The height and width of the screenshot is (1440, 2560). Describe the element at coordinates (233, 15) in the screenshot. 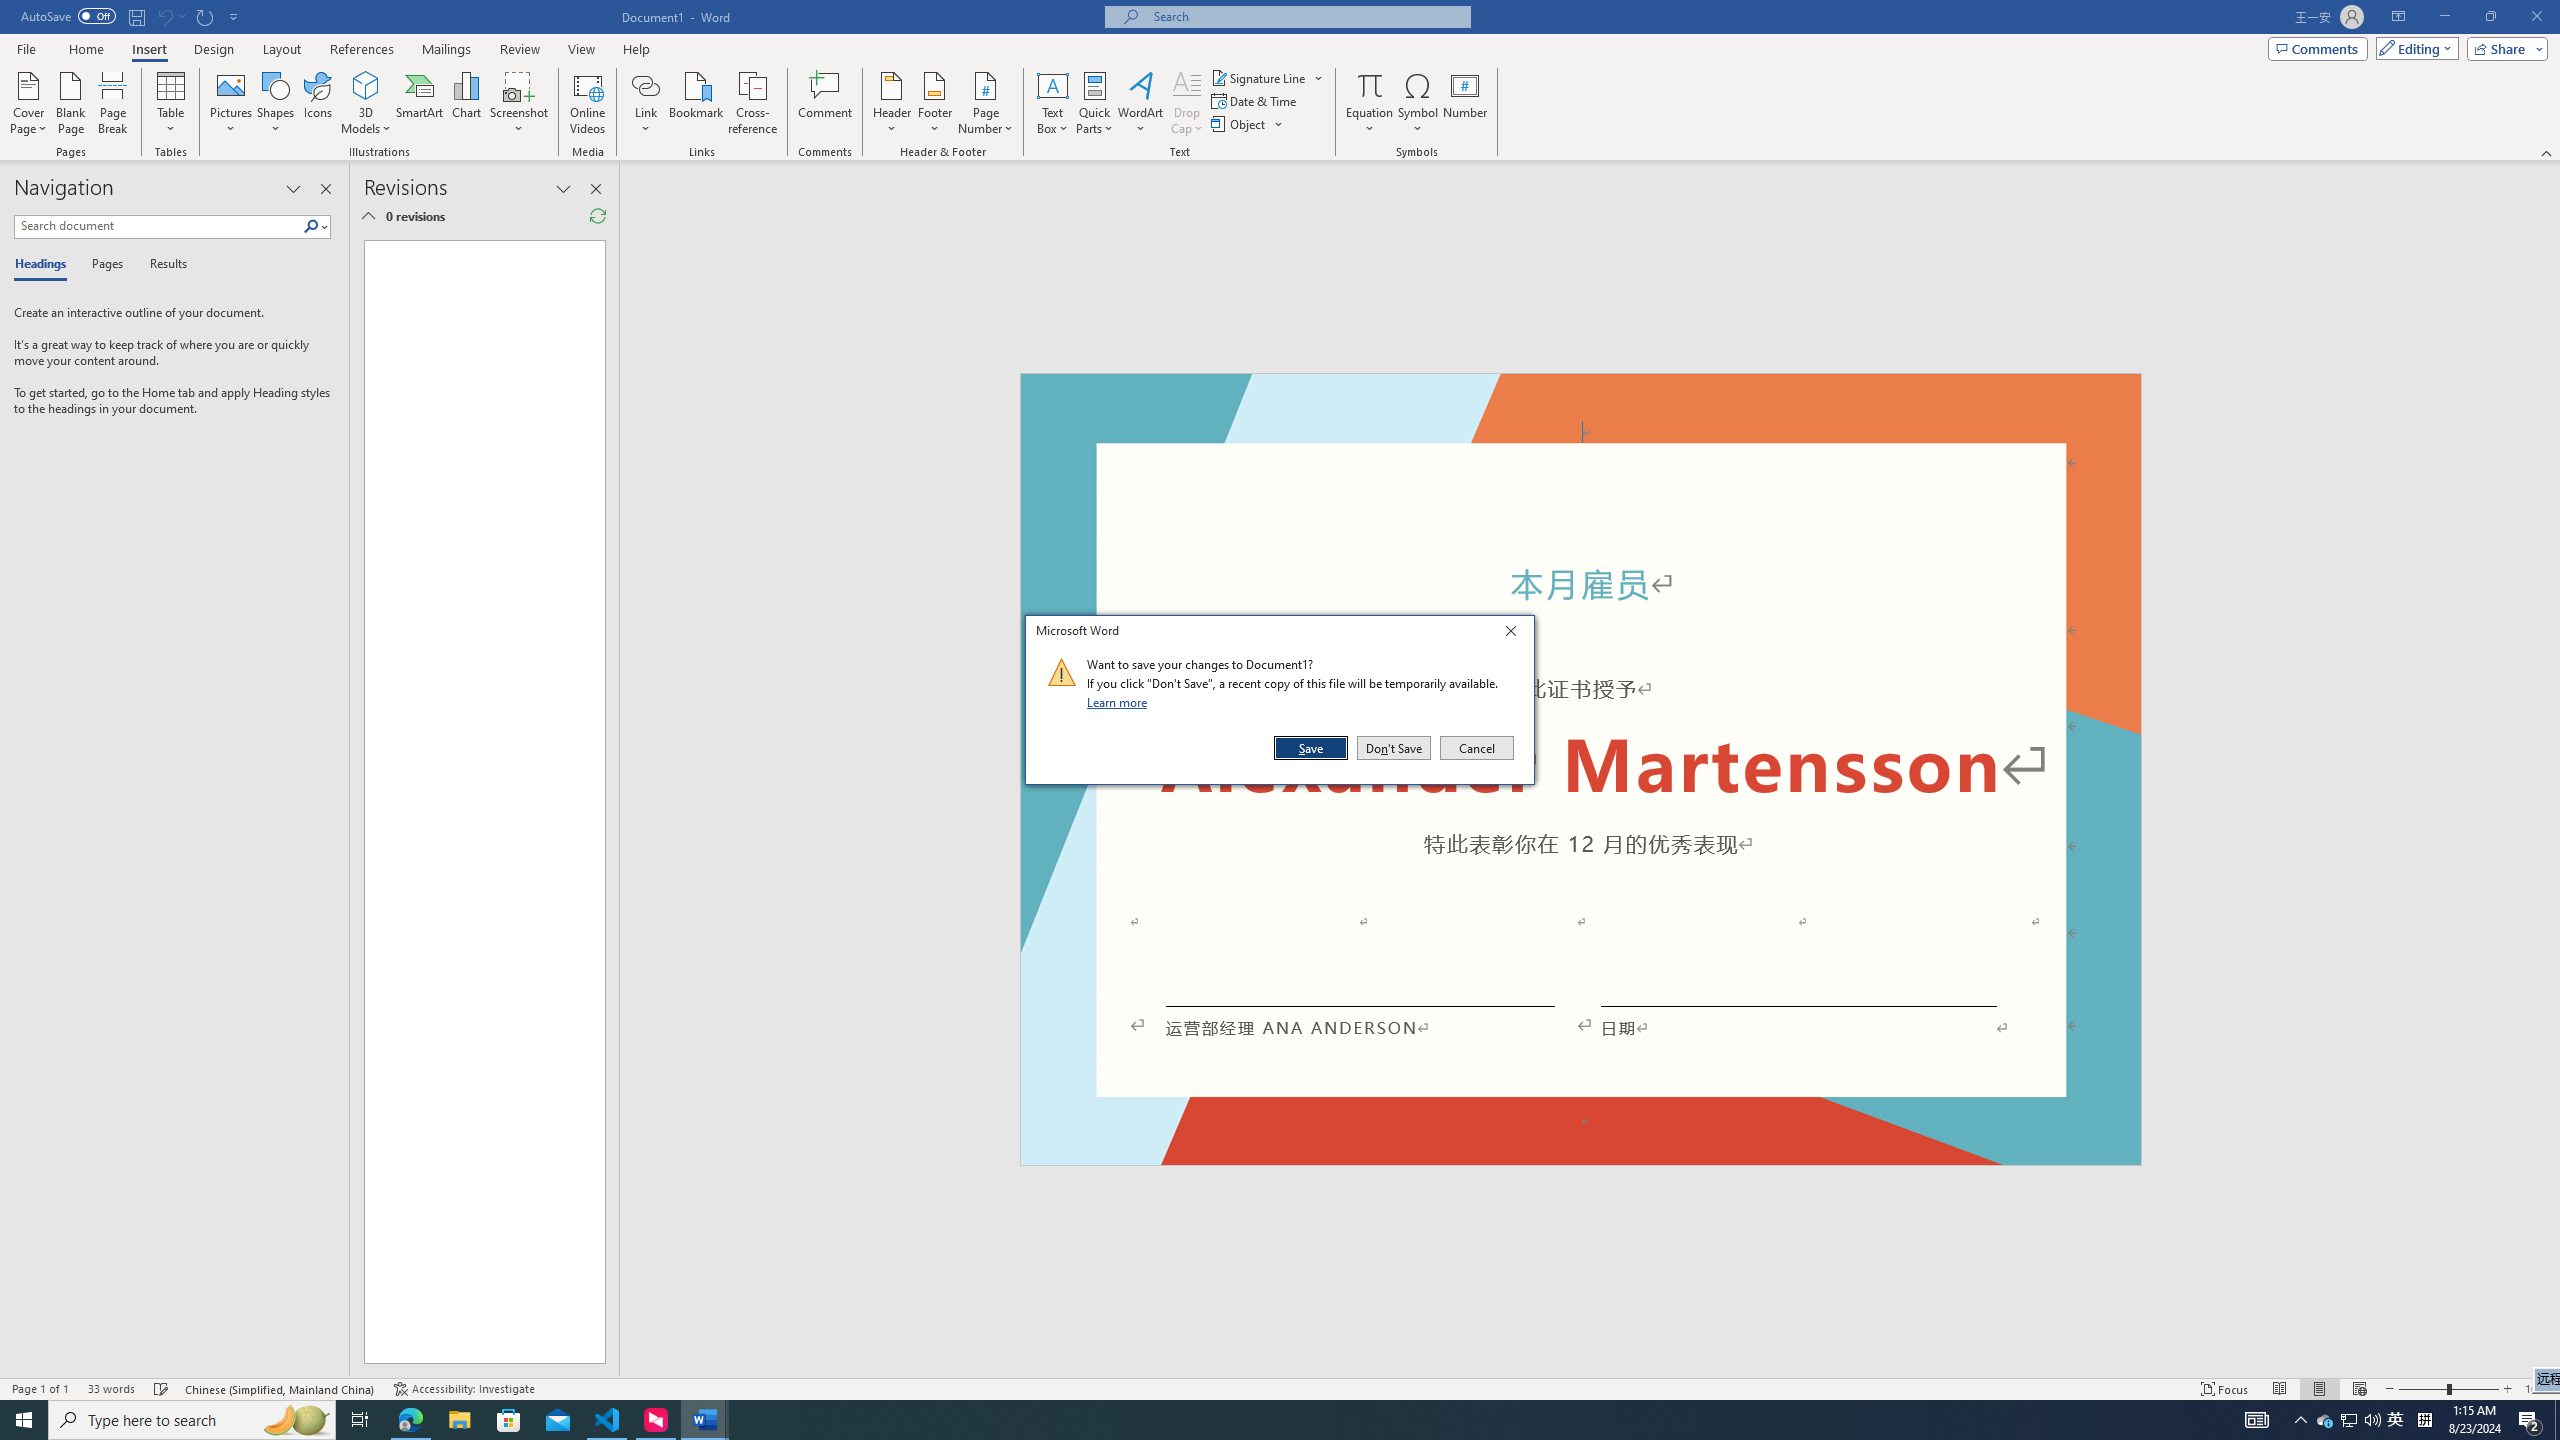

I see `'Customize Quick Access Toolbar'` at that location.